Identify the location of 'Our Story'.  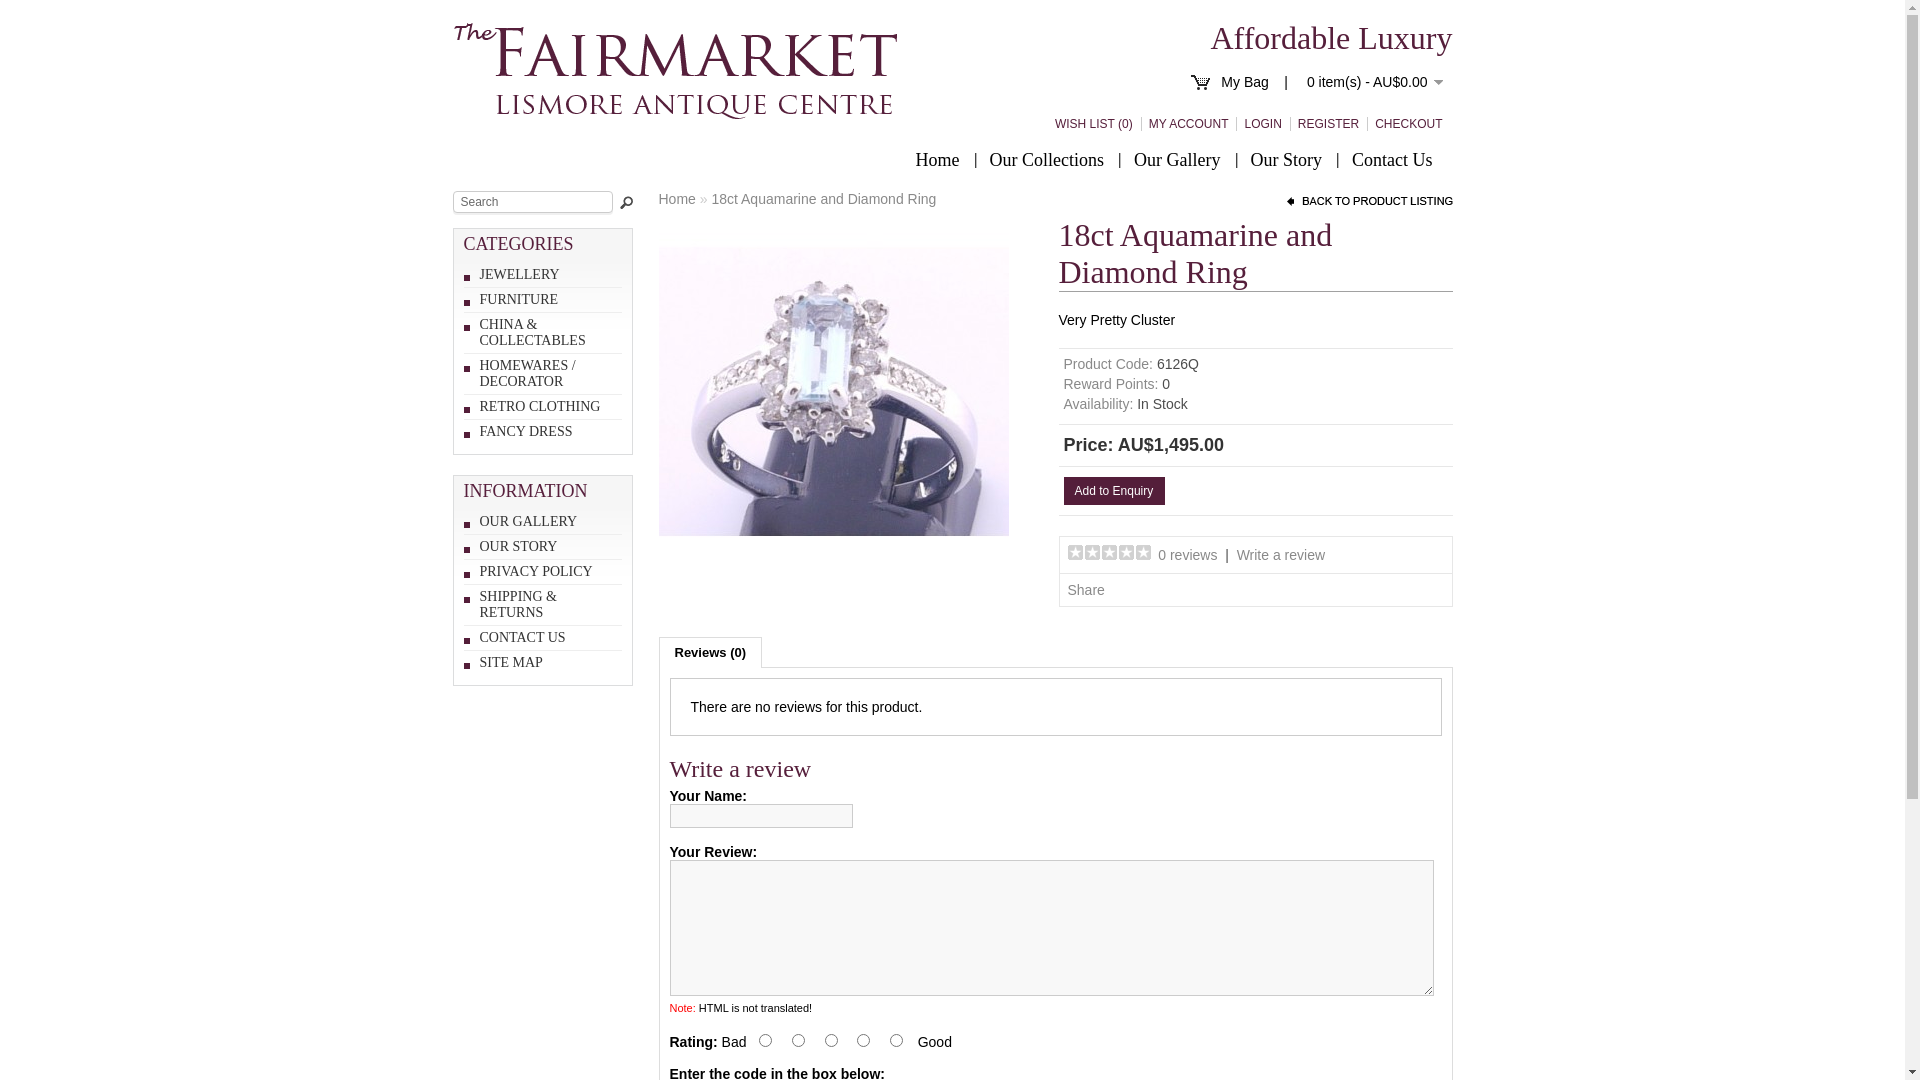
(1286, 158).